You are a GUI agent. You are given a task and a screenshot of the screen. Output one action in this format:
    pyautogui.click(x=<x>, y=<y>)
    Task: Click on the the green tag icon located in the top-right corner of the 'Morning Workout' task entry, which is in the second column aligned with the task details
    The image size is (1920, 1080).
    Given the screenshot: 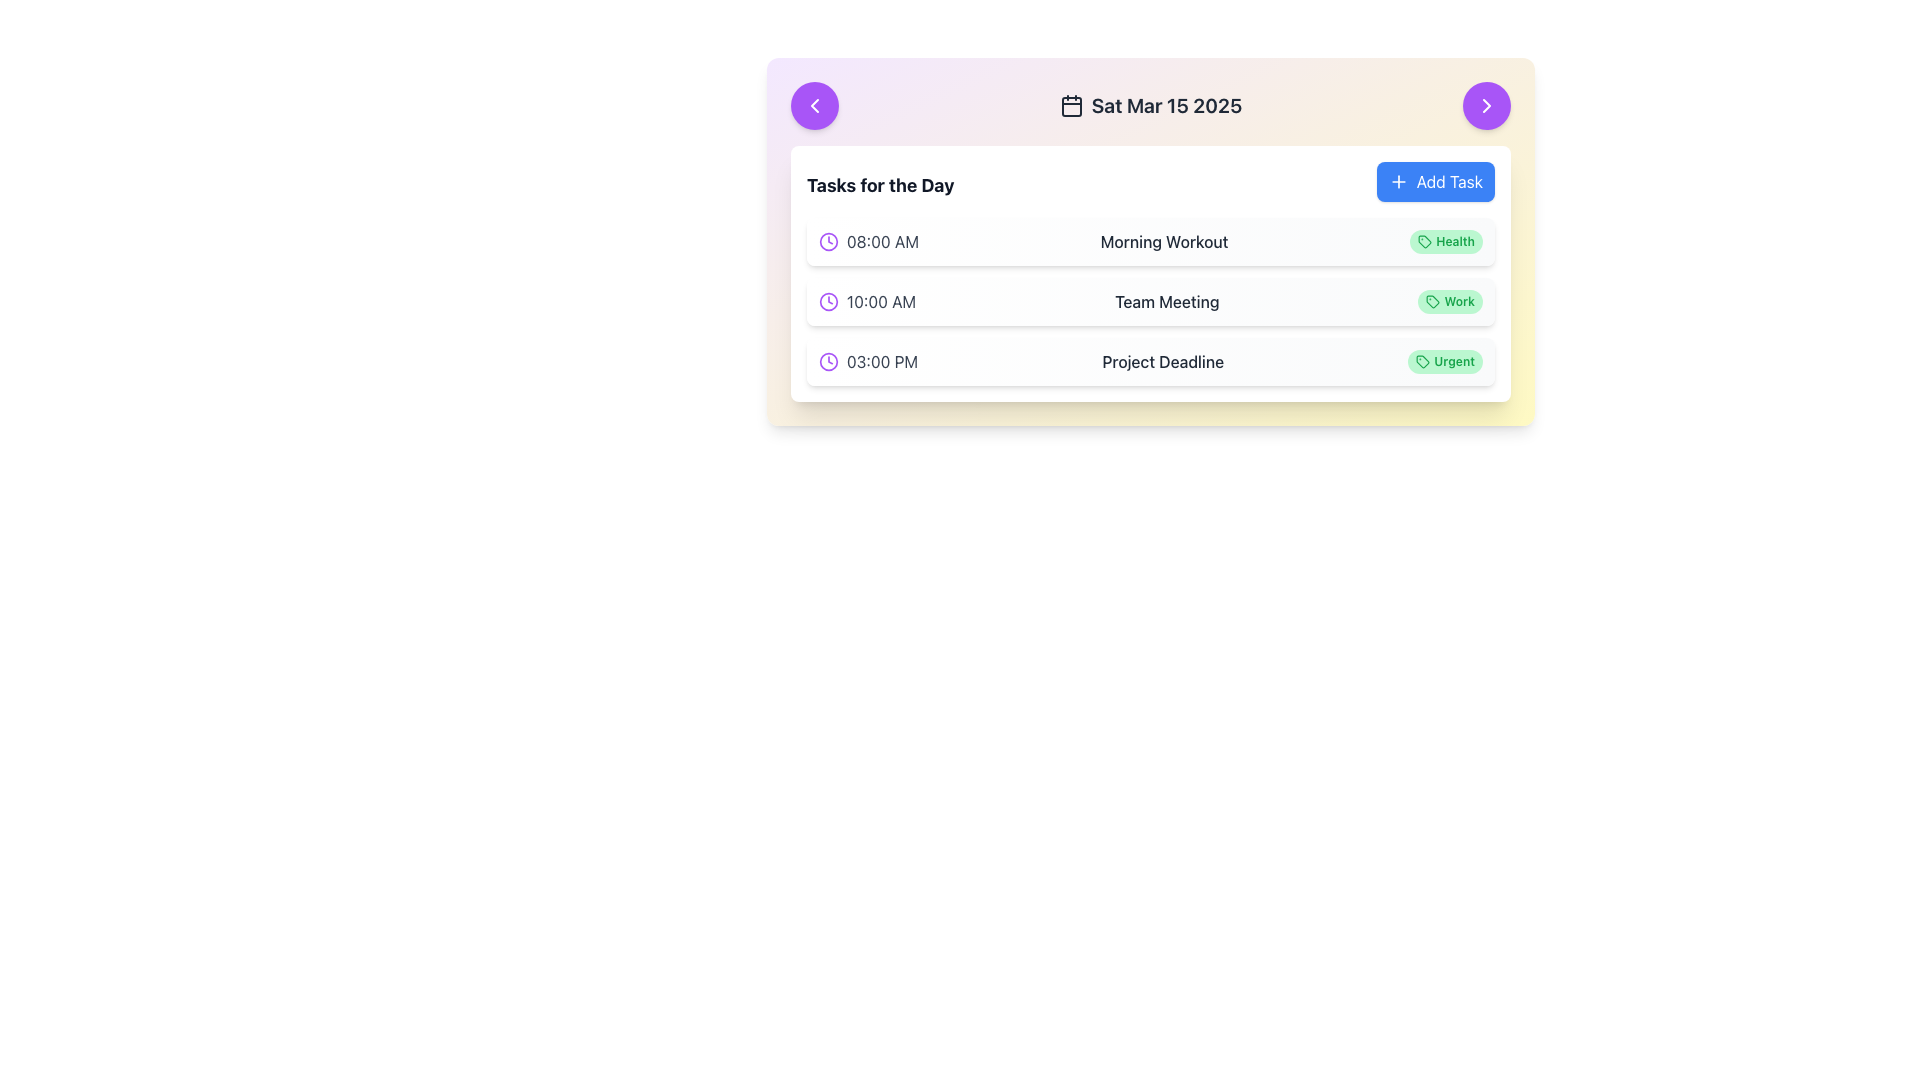 What is the action you would take?
    pyautogui.click(x=1424, y=241)
    